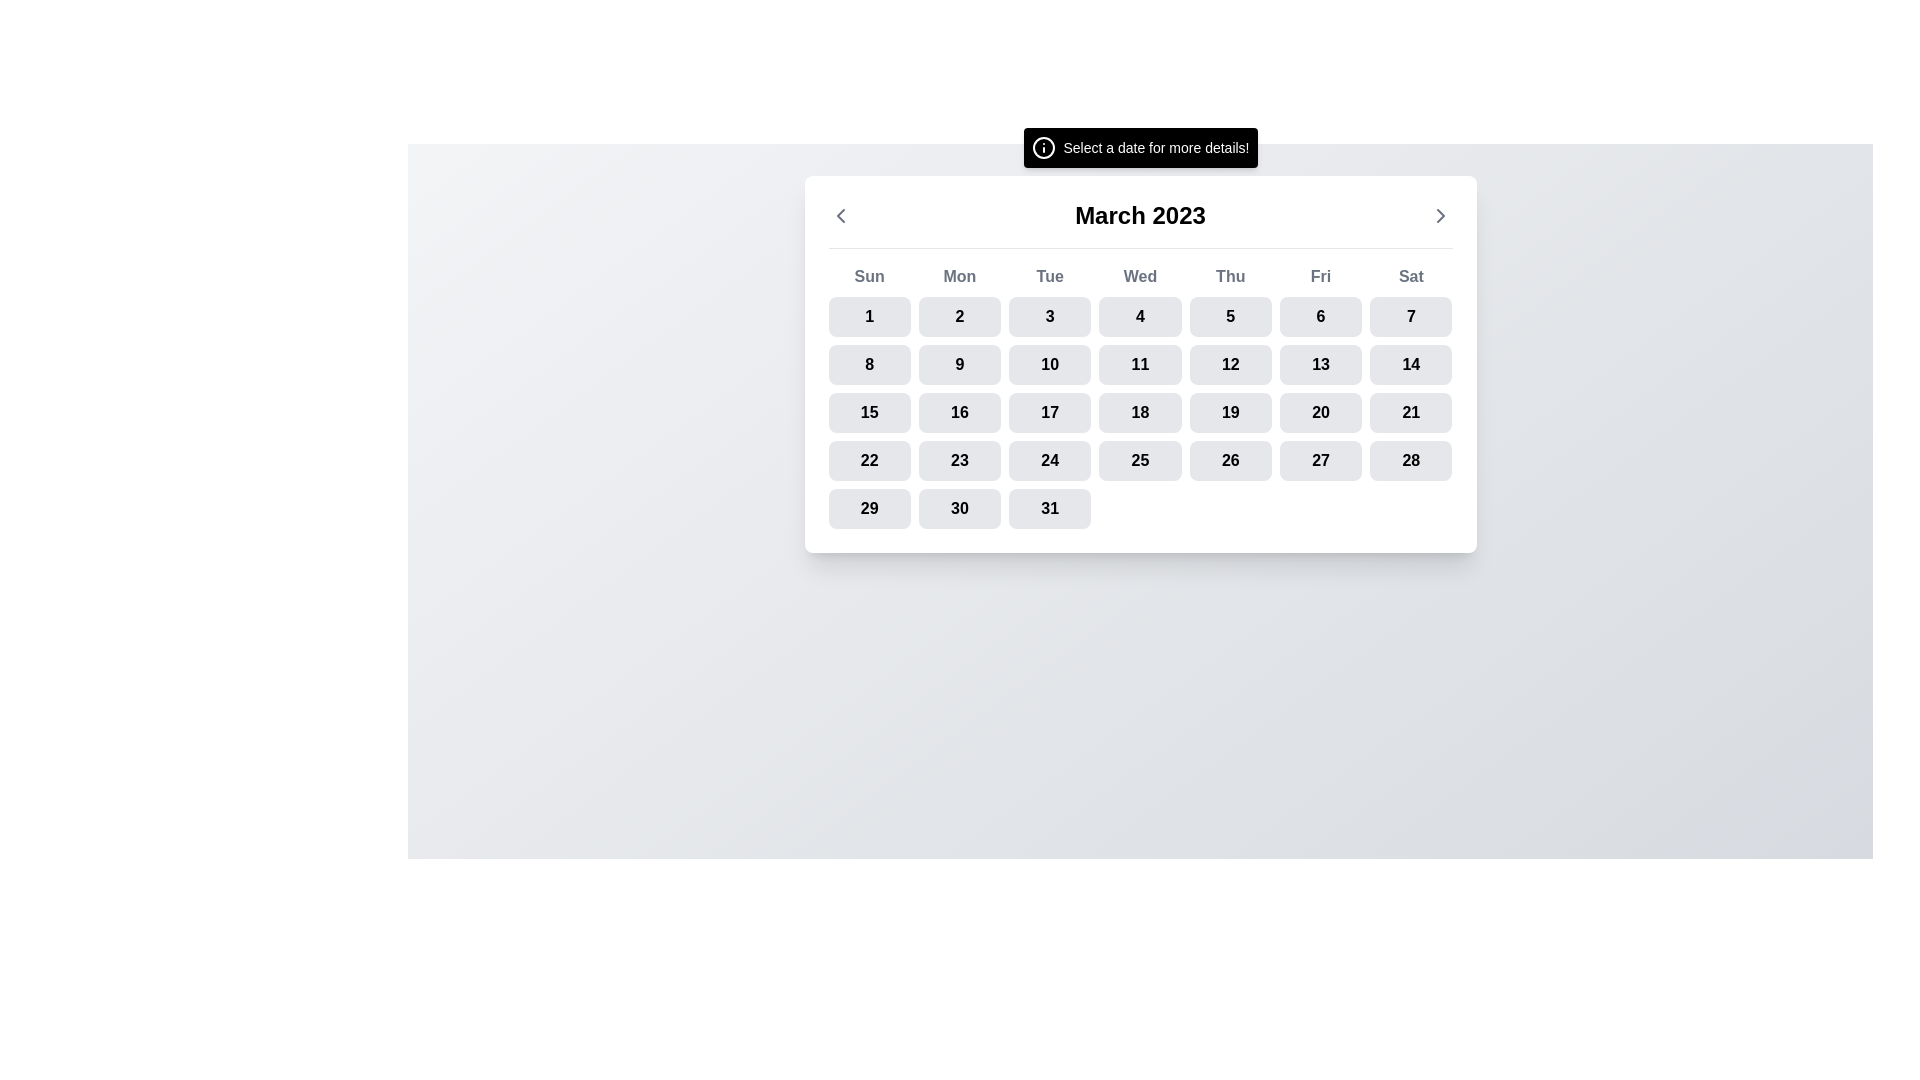 The image size is (1920, 1080). I want to click on the button-like UI component displaying the date '19' in the calendar grid, so click(1229, 411).